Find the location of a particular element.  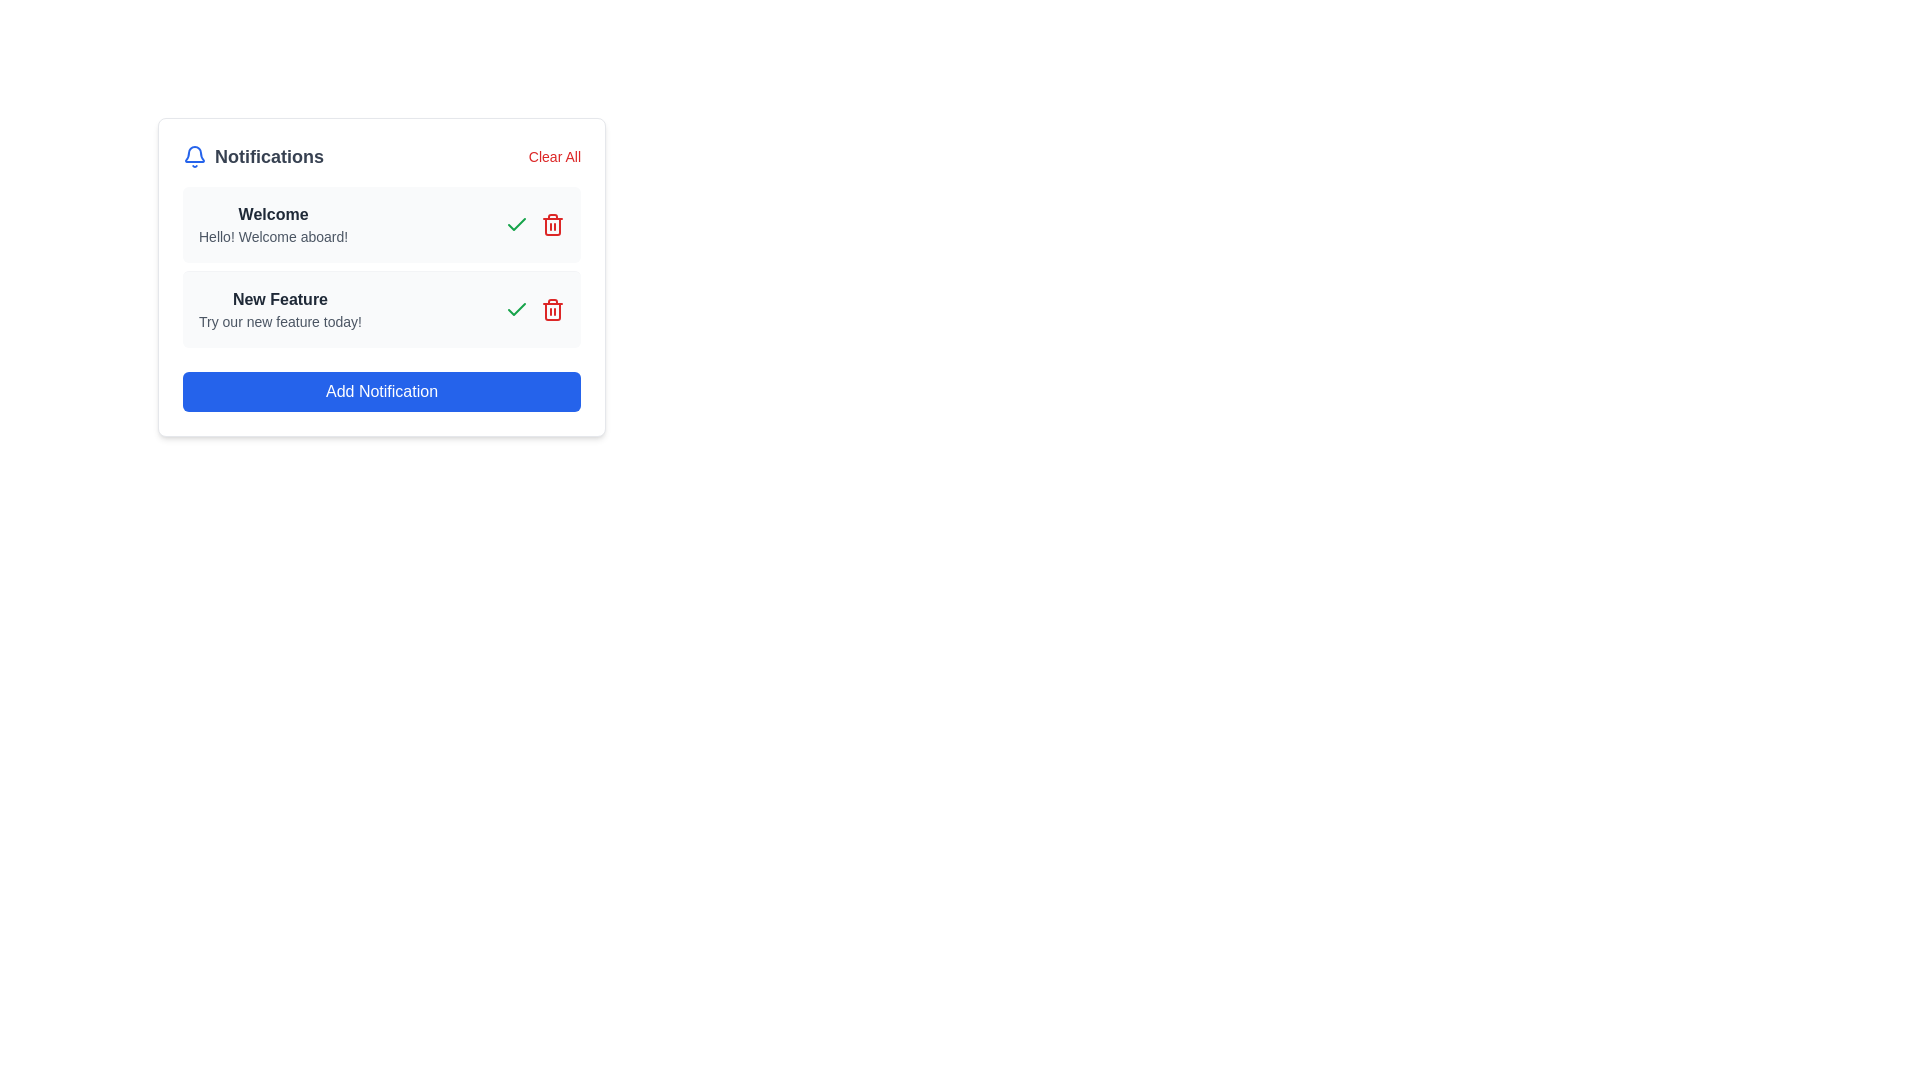

the static text element displaying 'Hello! Welcome aboard!', which is styled in a smaller, gray font and positioned below the 'Welcome' headline is located at coordinates (272, 235).